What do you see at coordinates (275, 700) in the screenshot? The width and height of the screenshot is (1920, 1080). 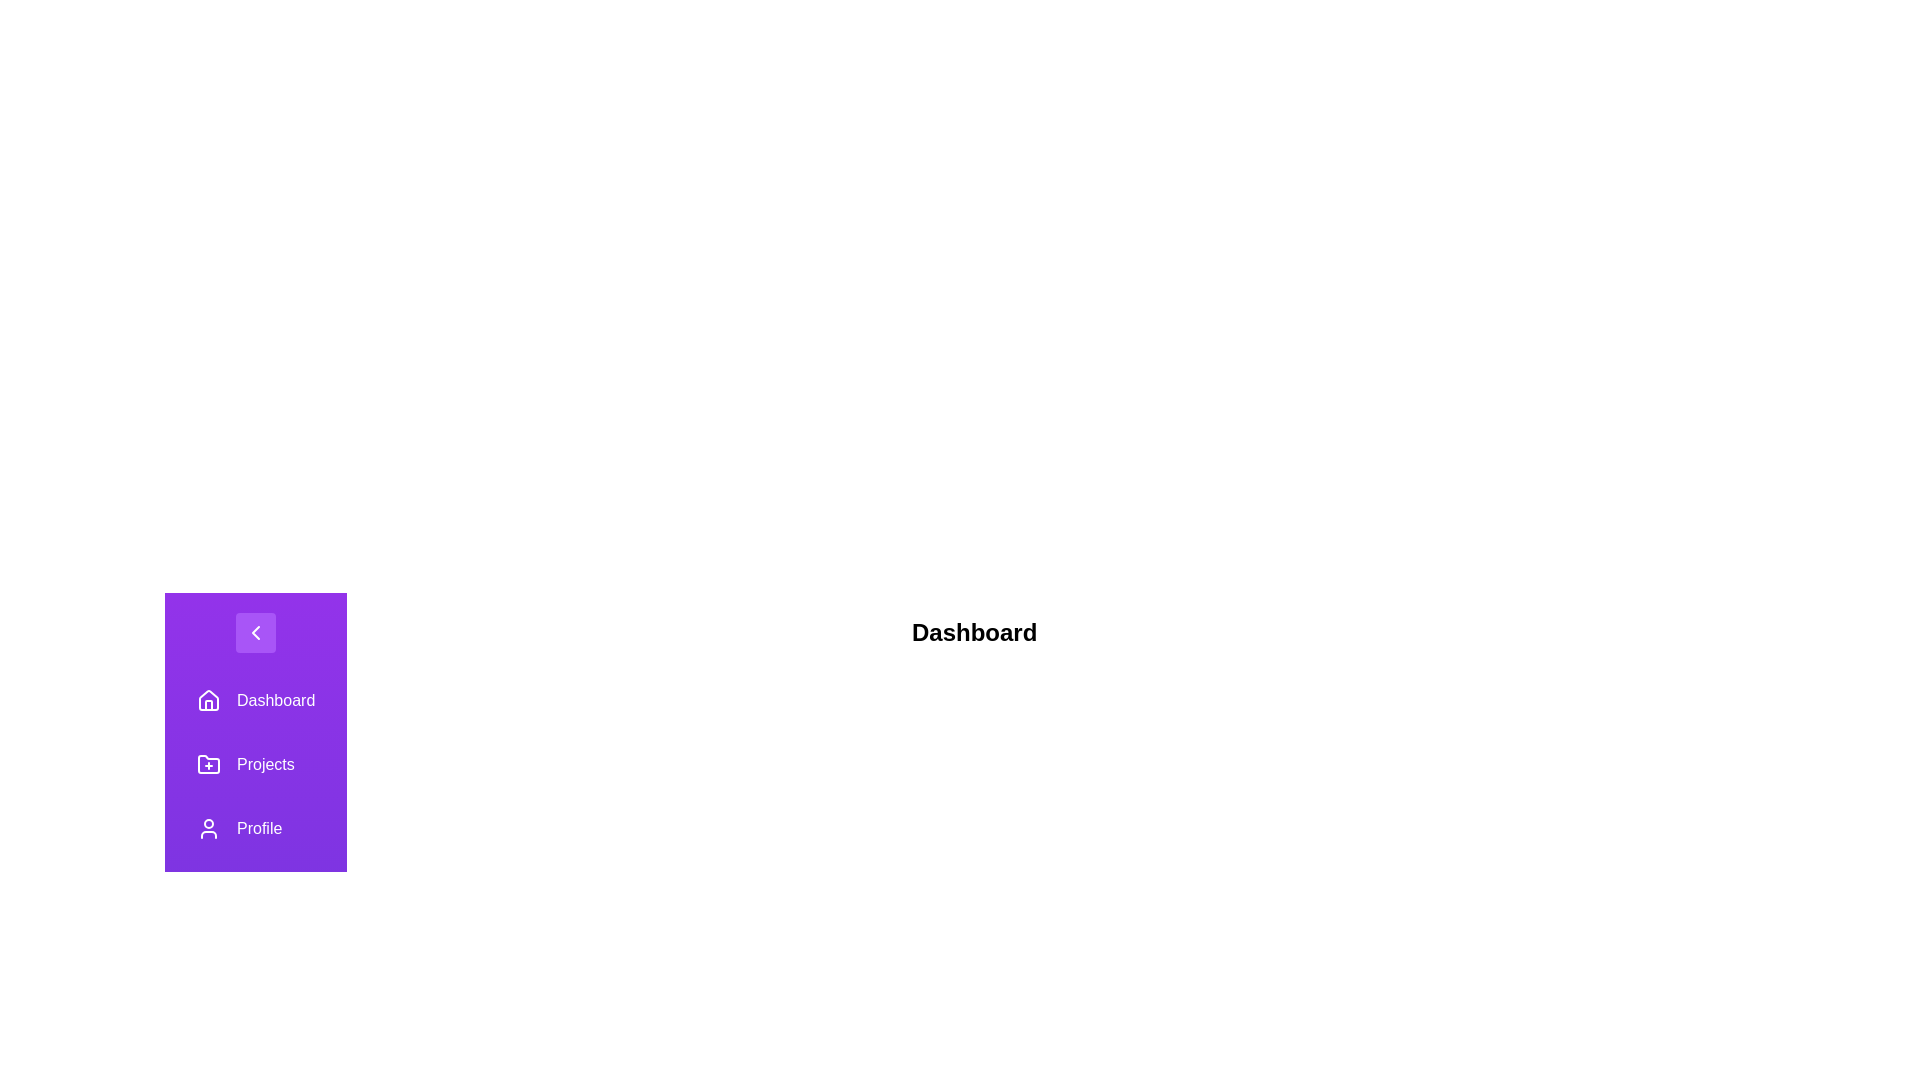 I see `the 'Dashboard' text label displayed in white font within a purple rectangular section of the navigation menu` at bounding box center [275, 700].